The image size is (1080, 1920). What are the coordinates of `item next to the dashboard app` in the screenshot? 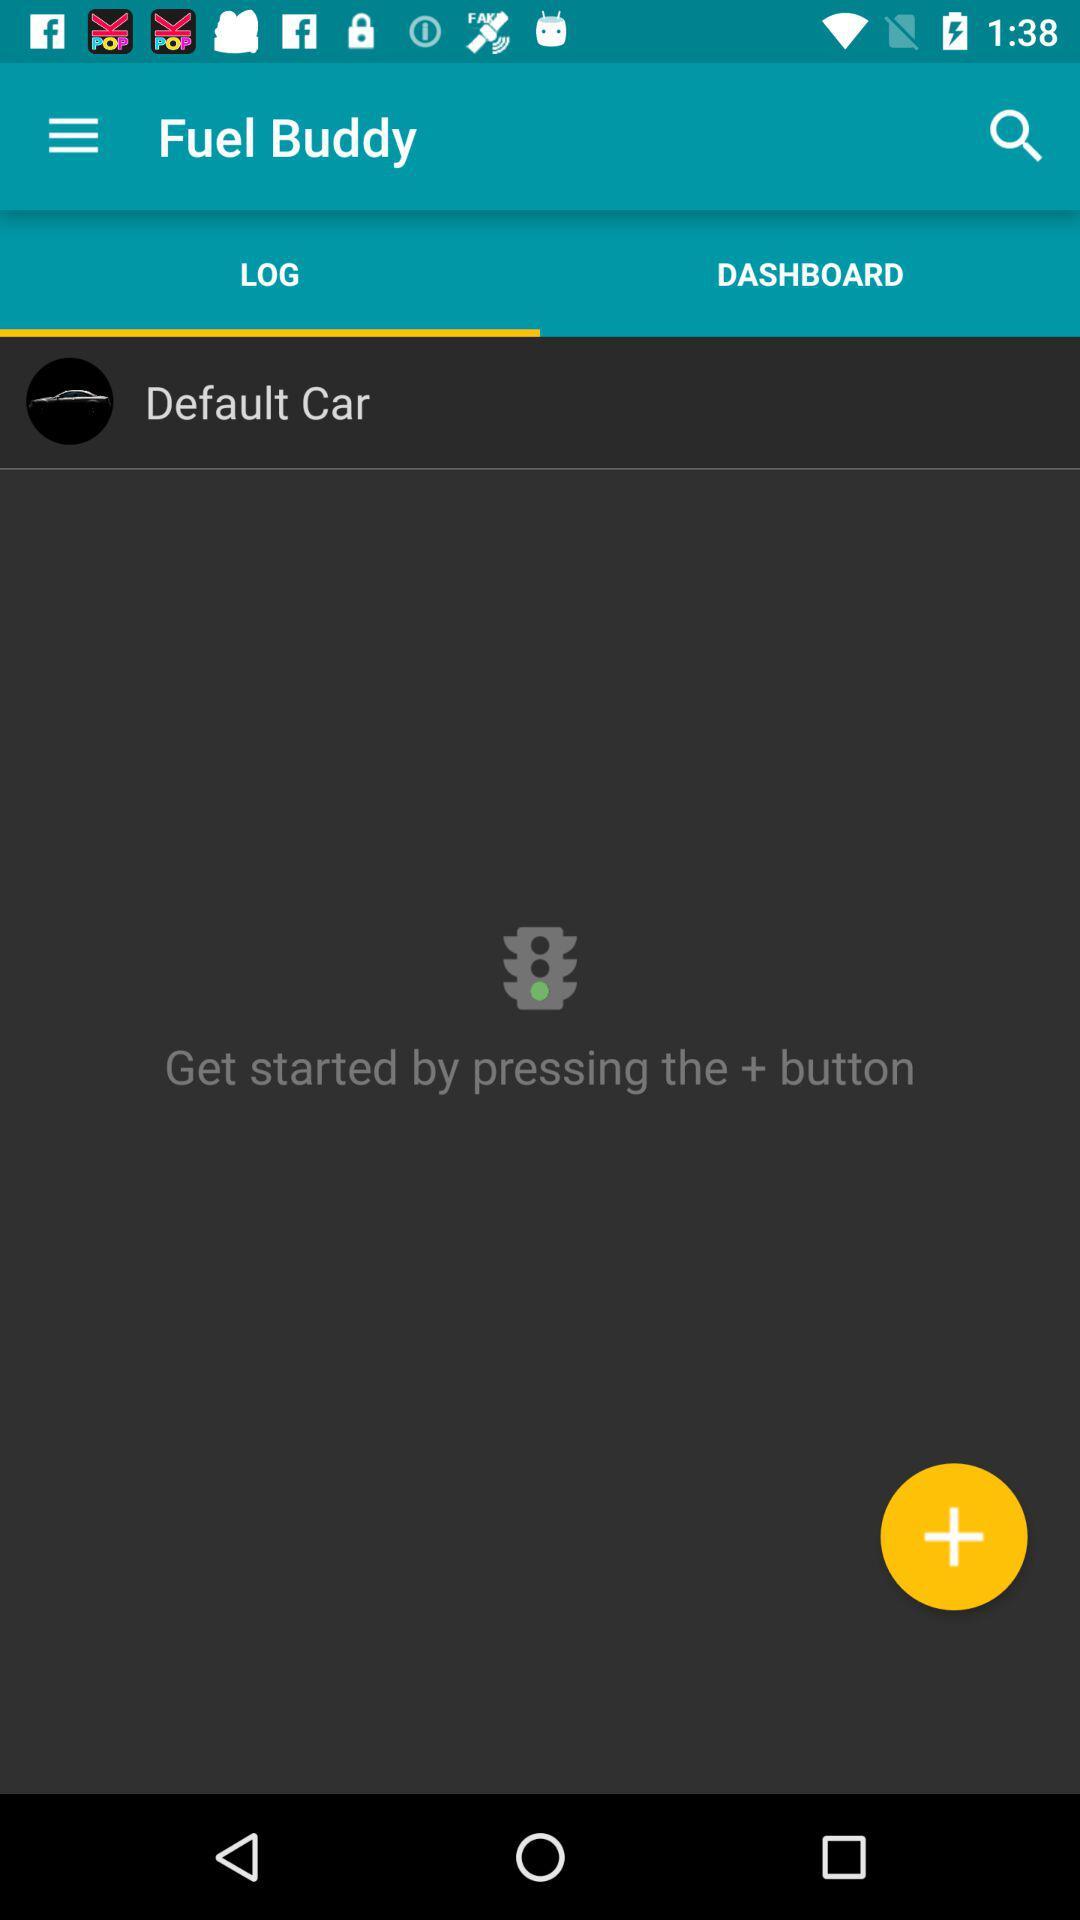 It's located at (270, 272).